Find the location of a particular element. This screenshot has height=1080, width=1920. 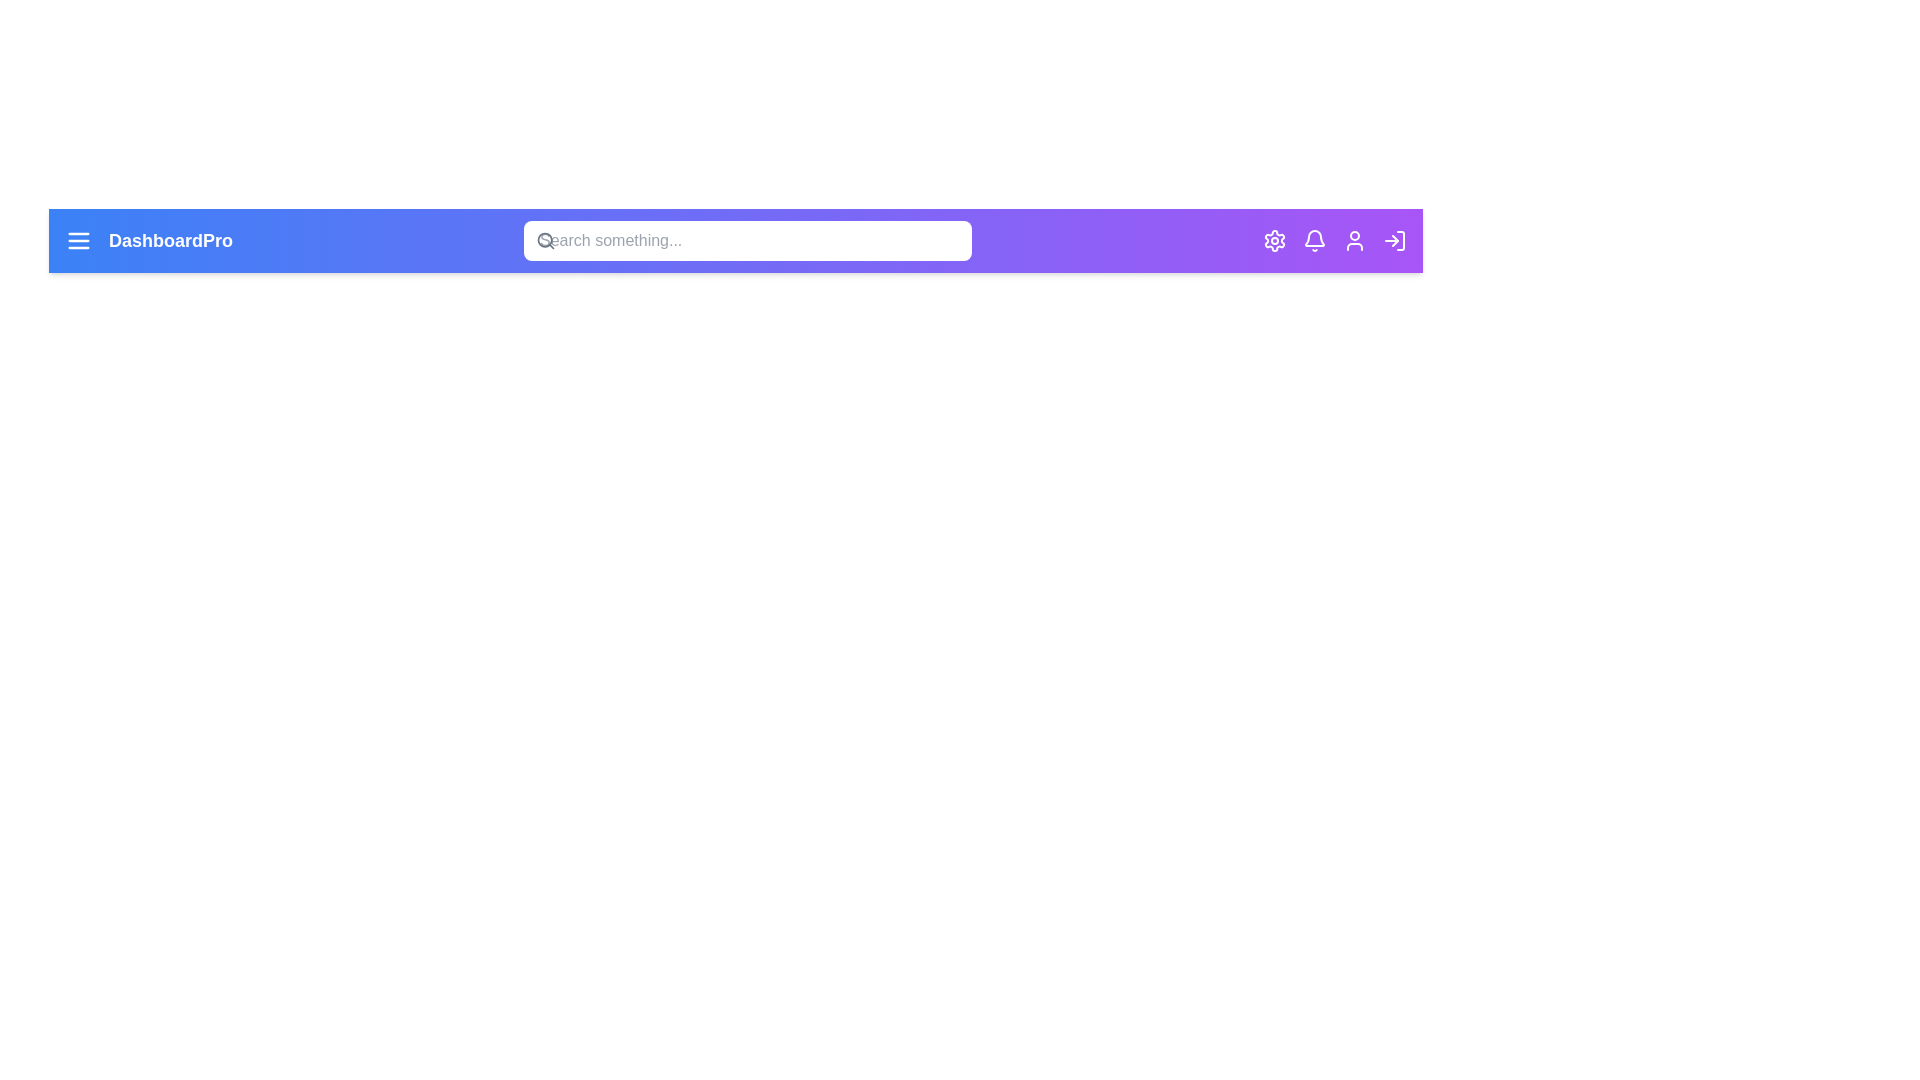

notification icon to view notifications is located at coordinates (1315, 239).